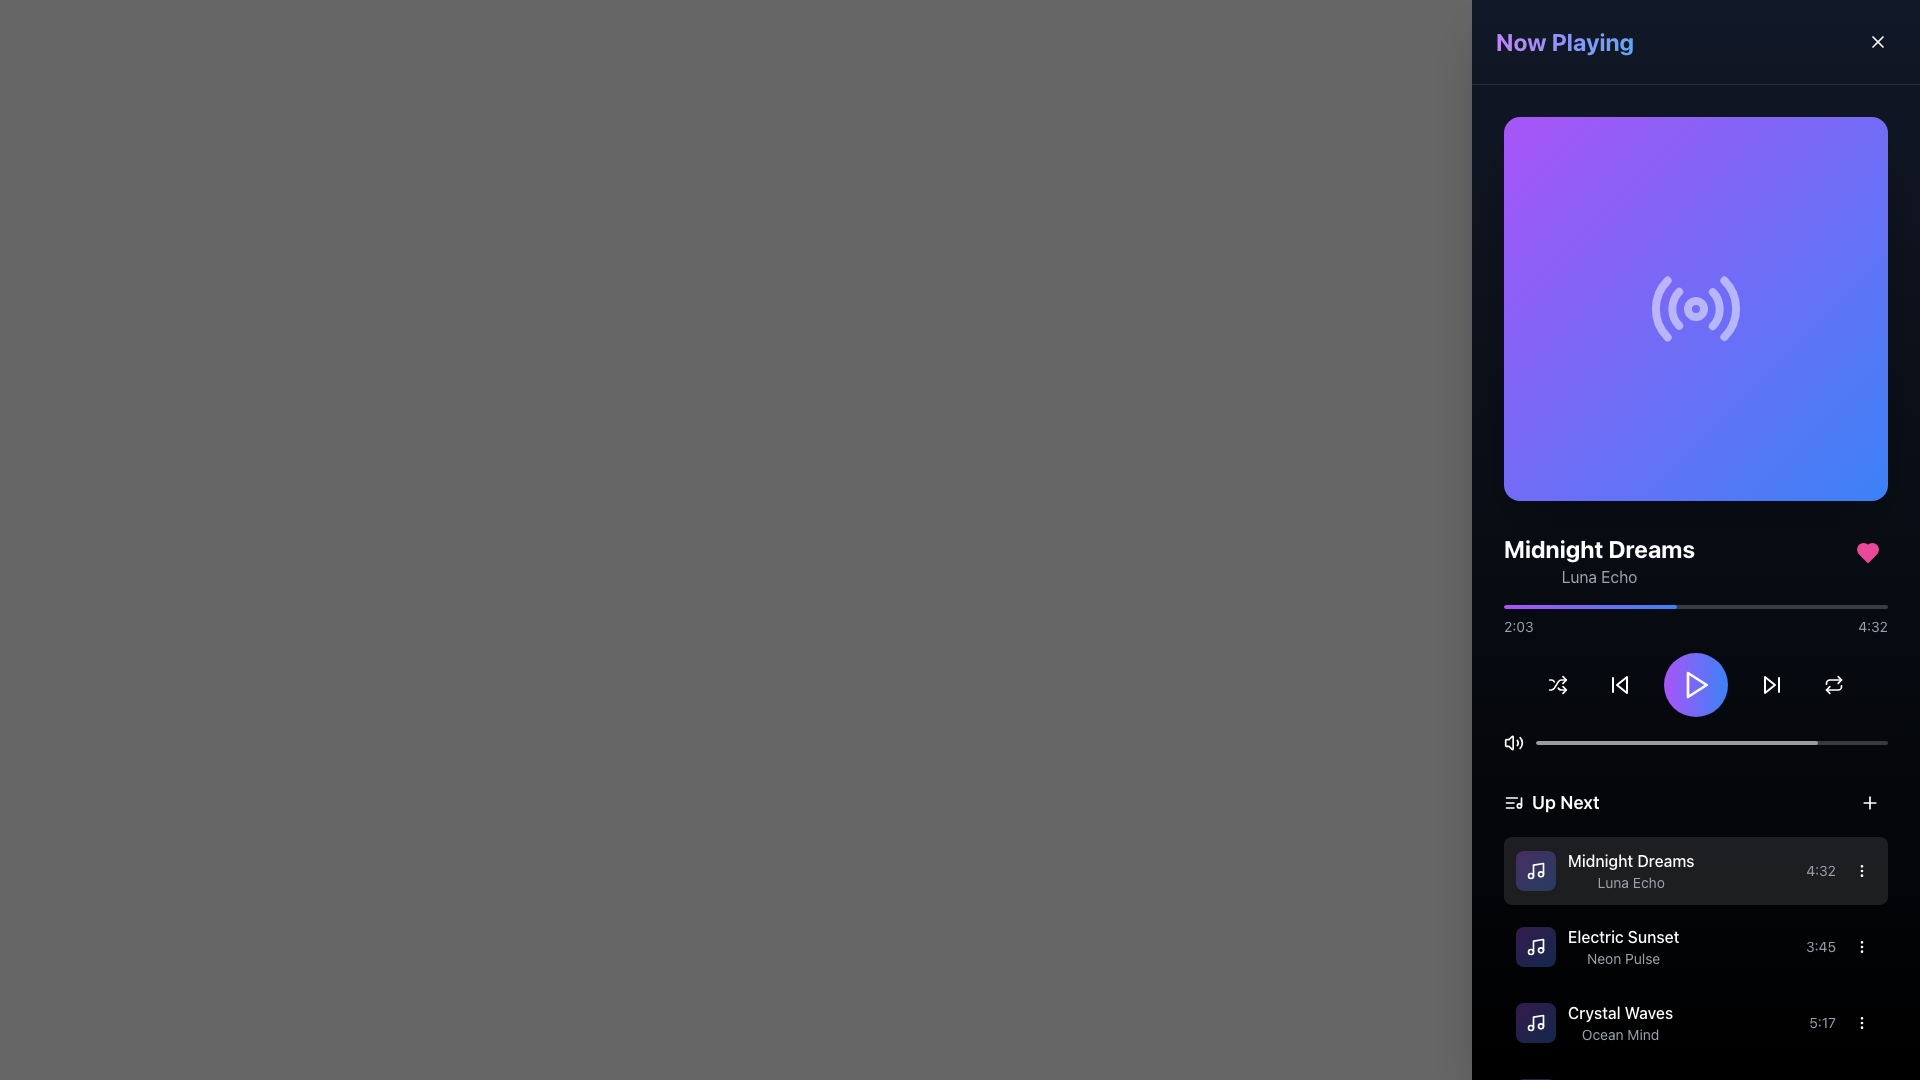  What do you see at coordinates (1840, 946) in the screenshot?
I see `the ellipsis button next to the Duration label for the track 'Electric Sunset'` at bounding box center [1840, 946].